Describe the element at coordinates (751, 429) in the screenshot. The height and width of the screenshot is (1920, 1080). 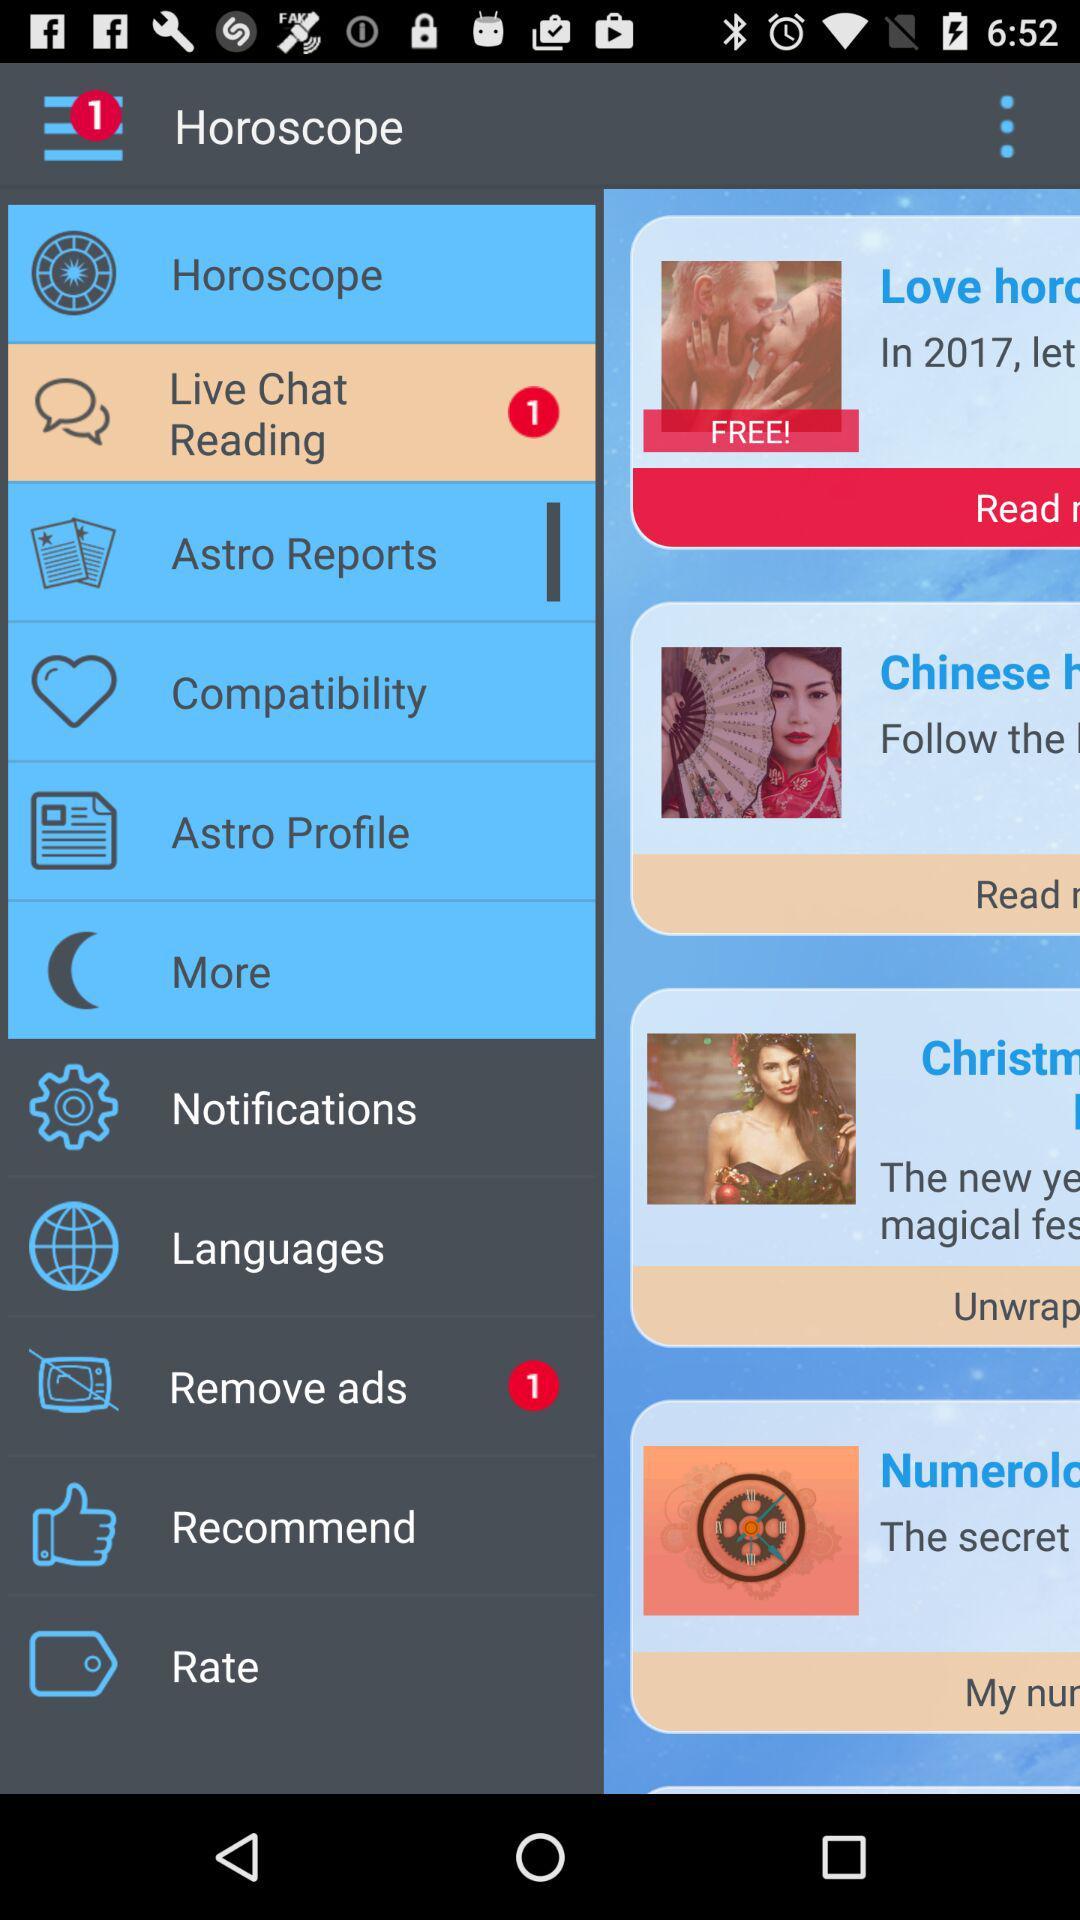
I see `icon above the read my horoscope icon` at that location.